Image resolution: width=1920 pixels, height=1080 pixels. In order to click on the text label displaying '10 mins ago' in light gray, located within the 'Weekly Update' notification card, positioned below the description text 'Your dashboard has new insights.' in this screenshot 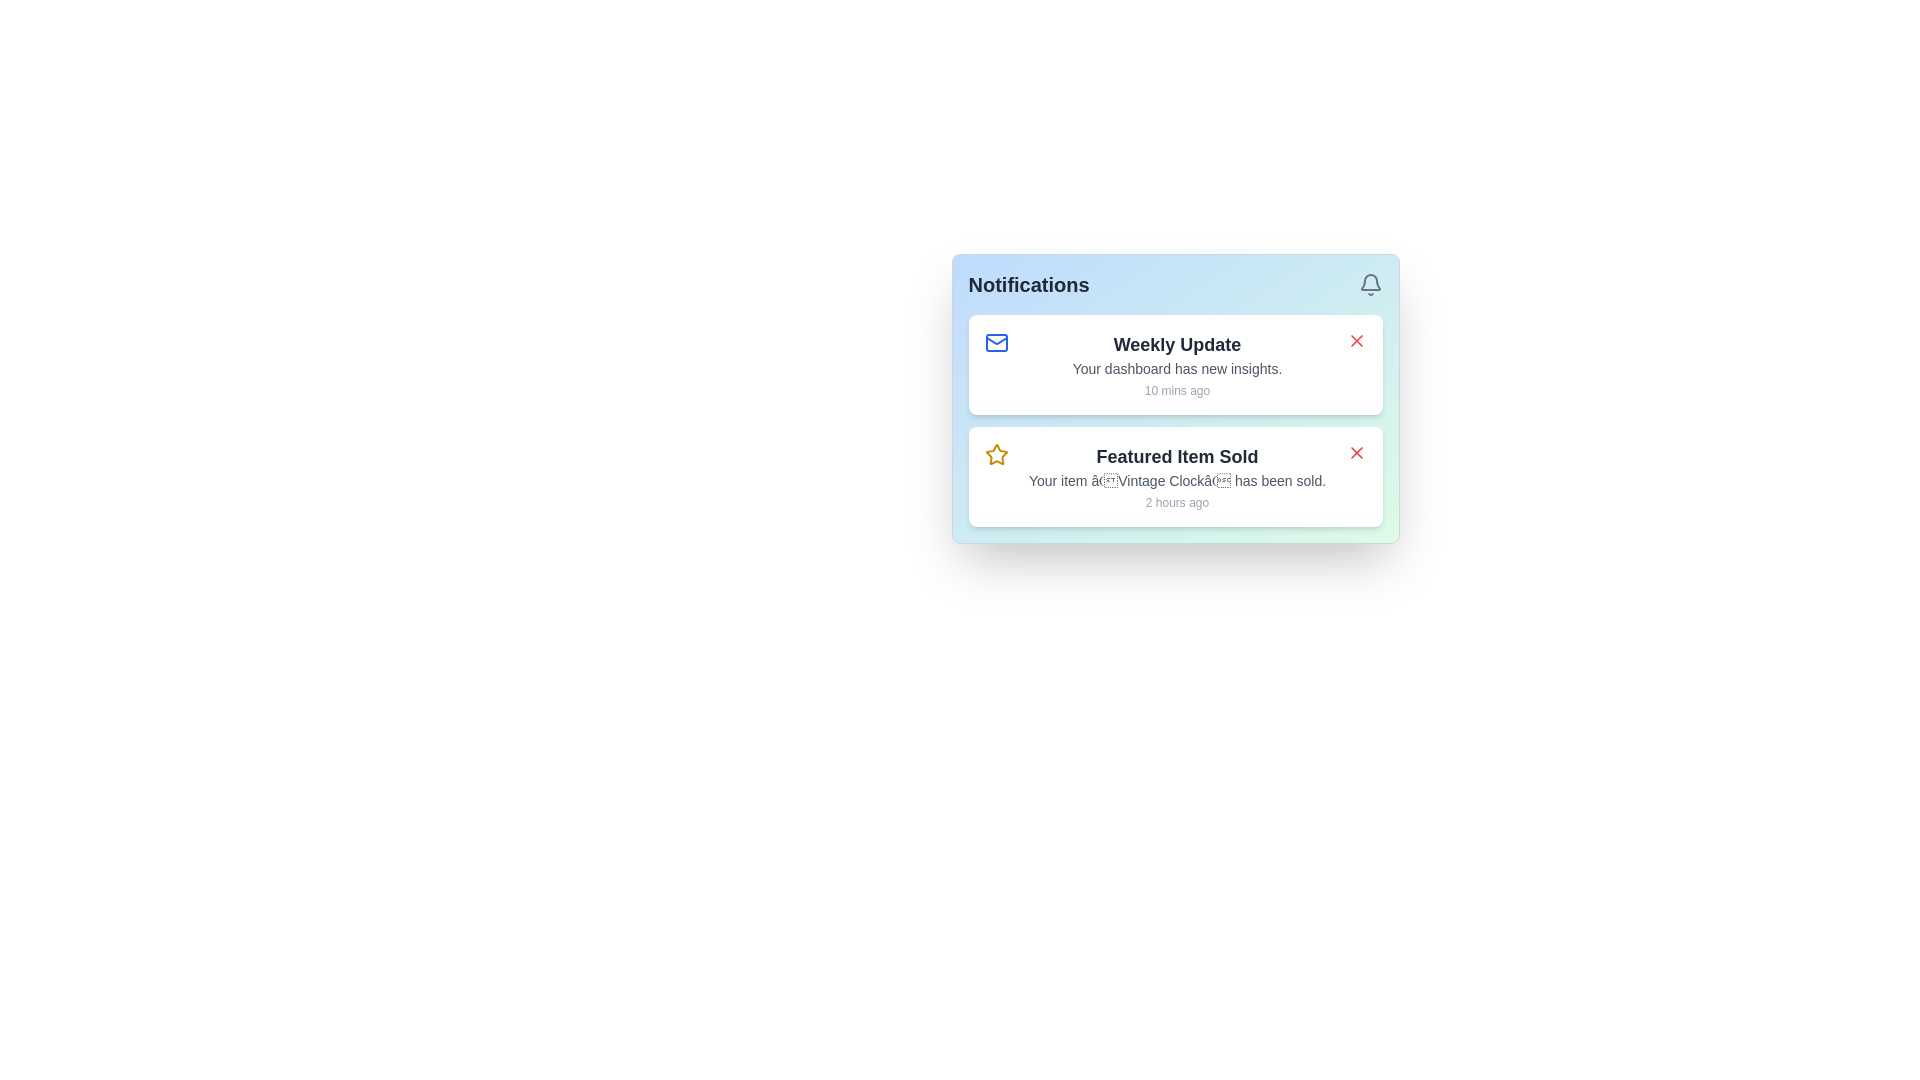, I will do `click(1177, 390)`.